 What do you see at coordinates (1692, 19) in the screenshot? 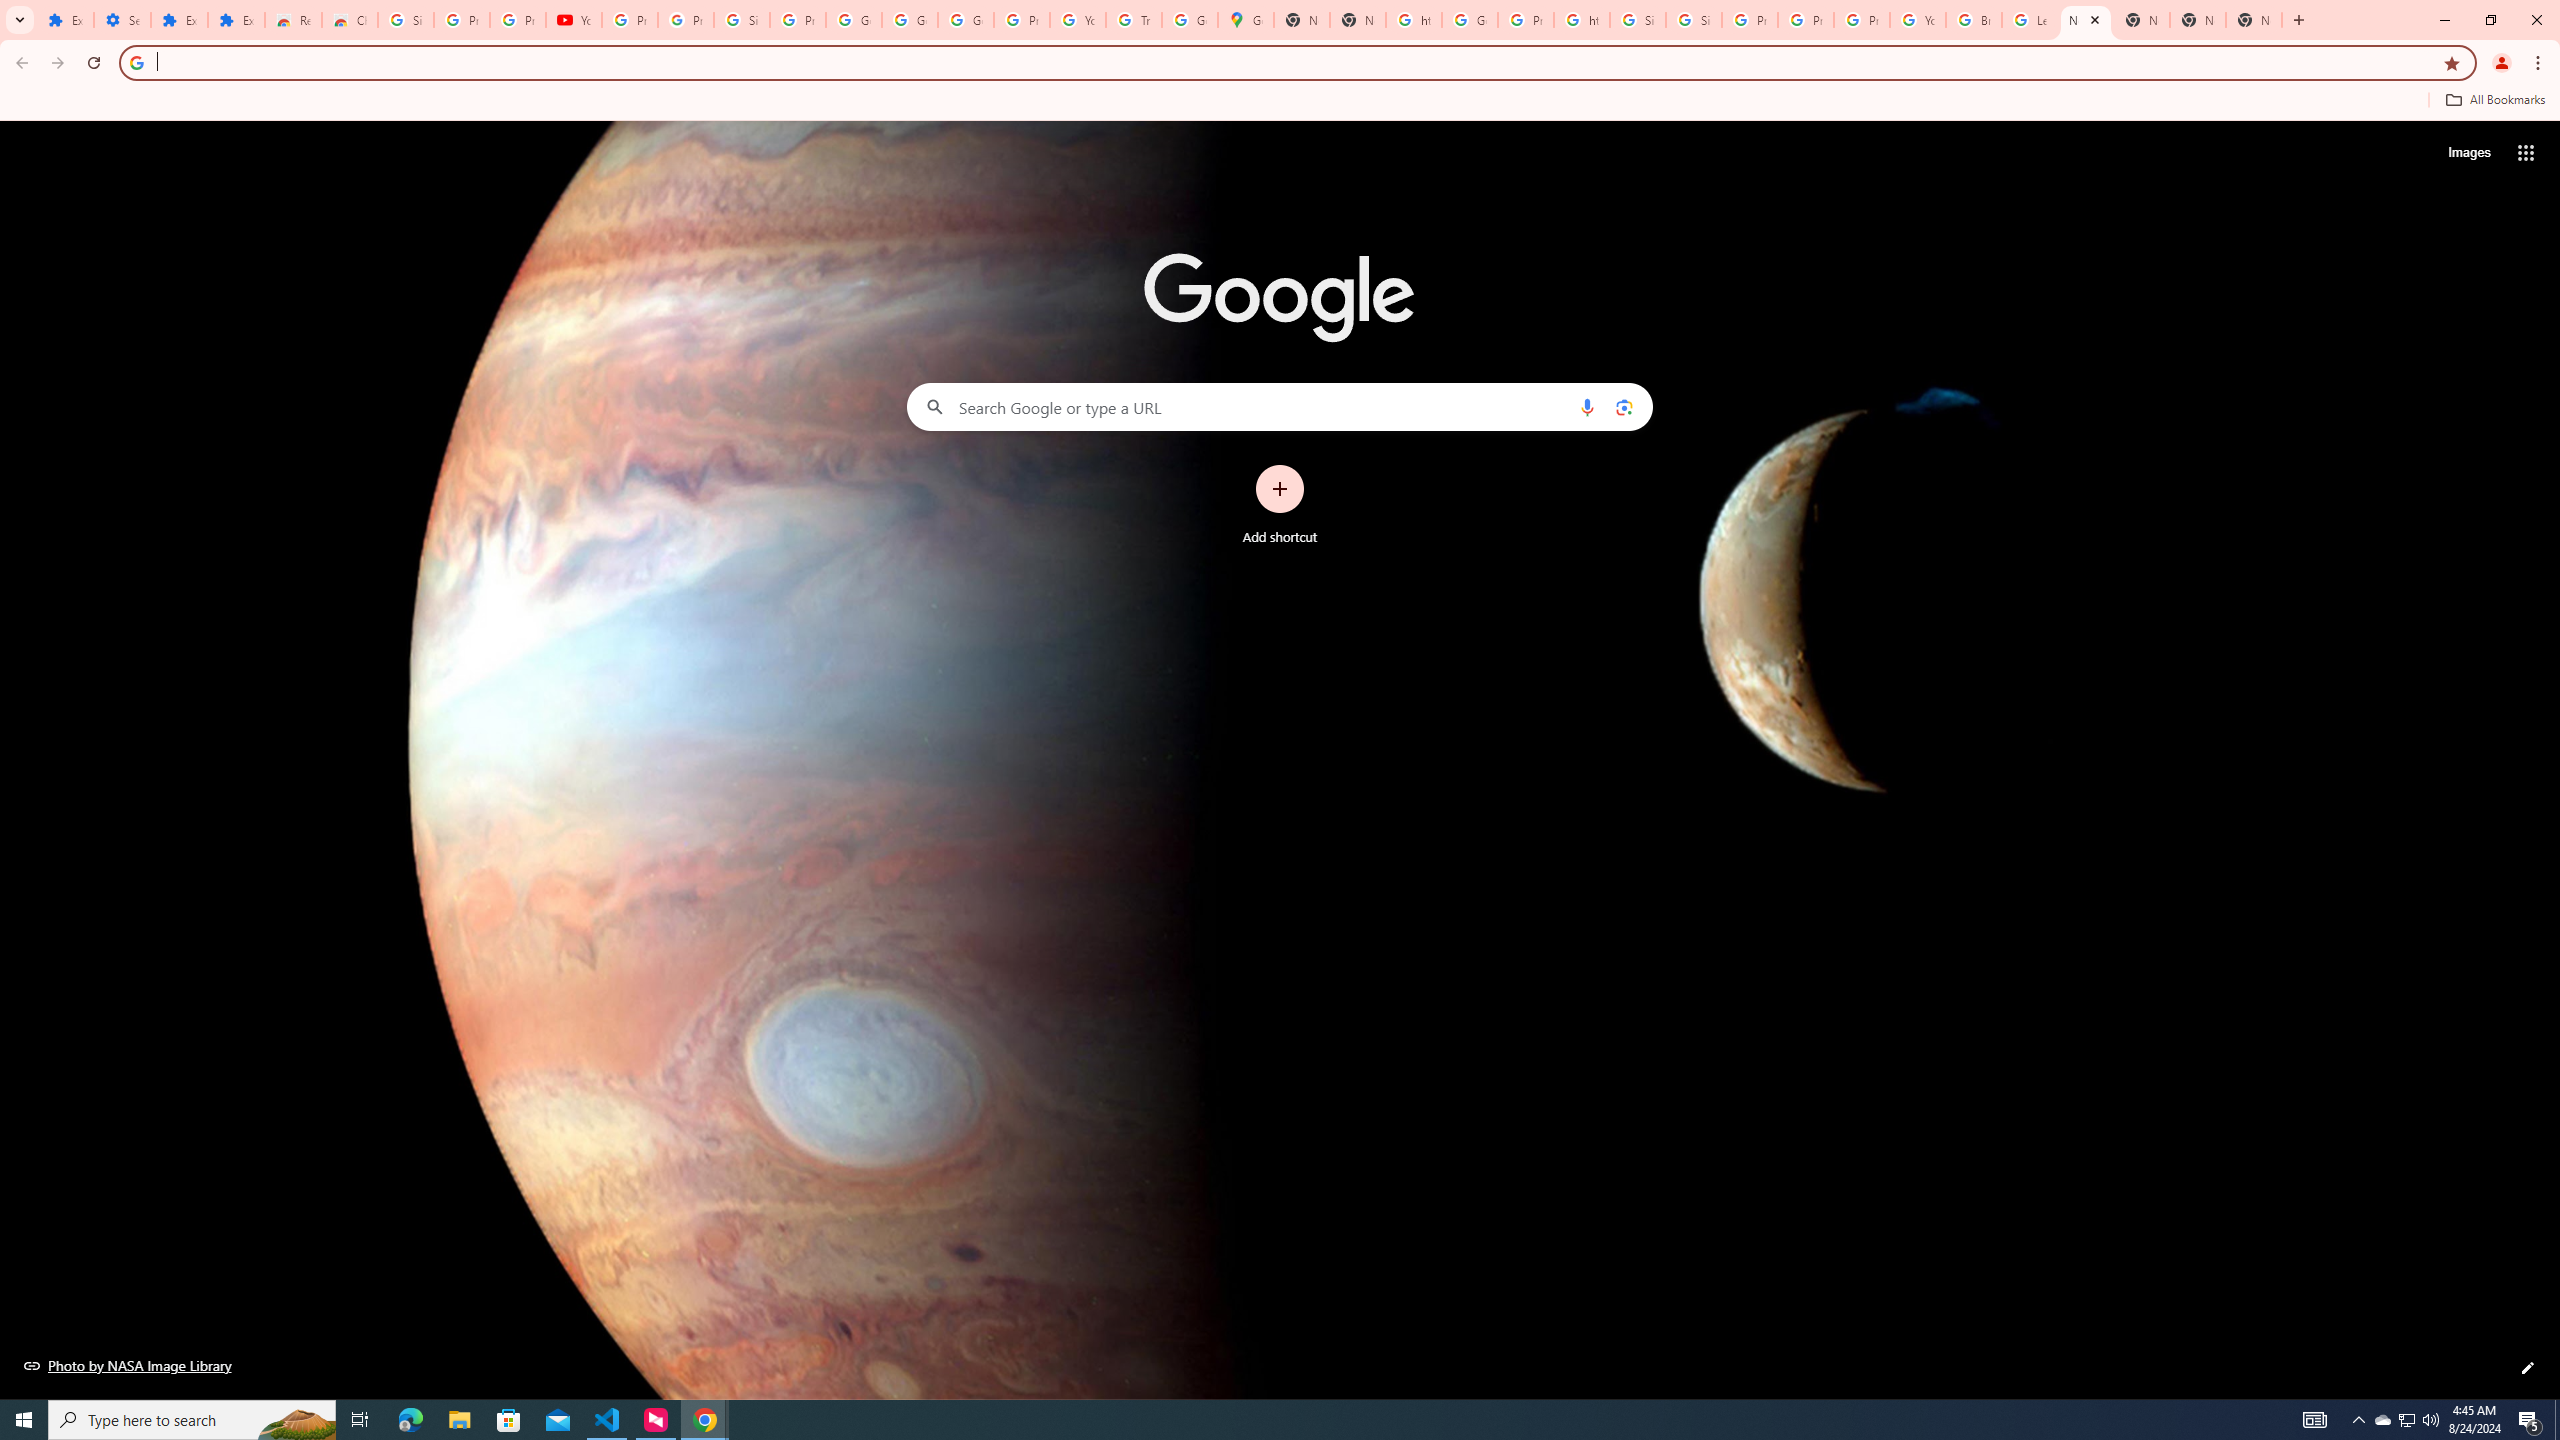
I see `'Sign in - Google Accounts'` at bounding box center [1692, 19].